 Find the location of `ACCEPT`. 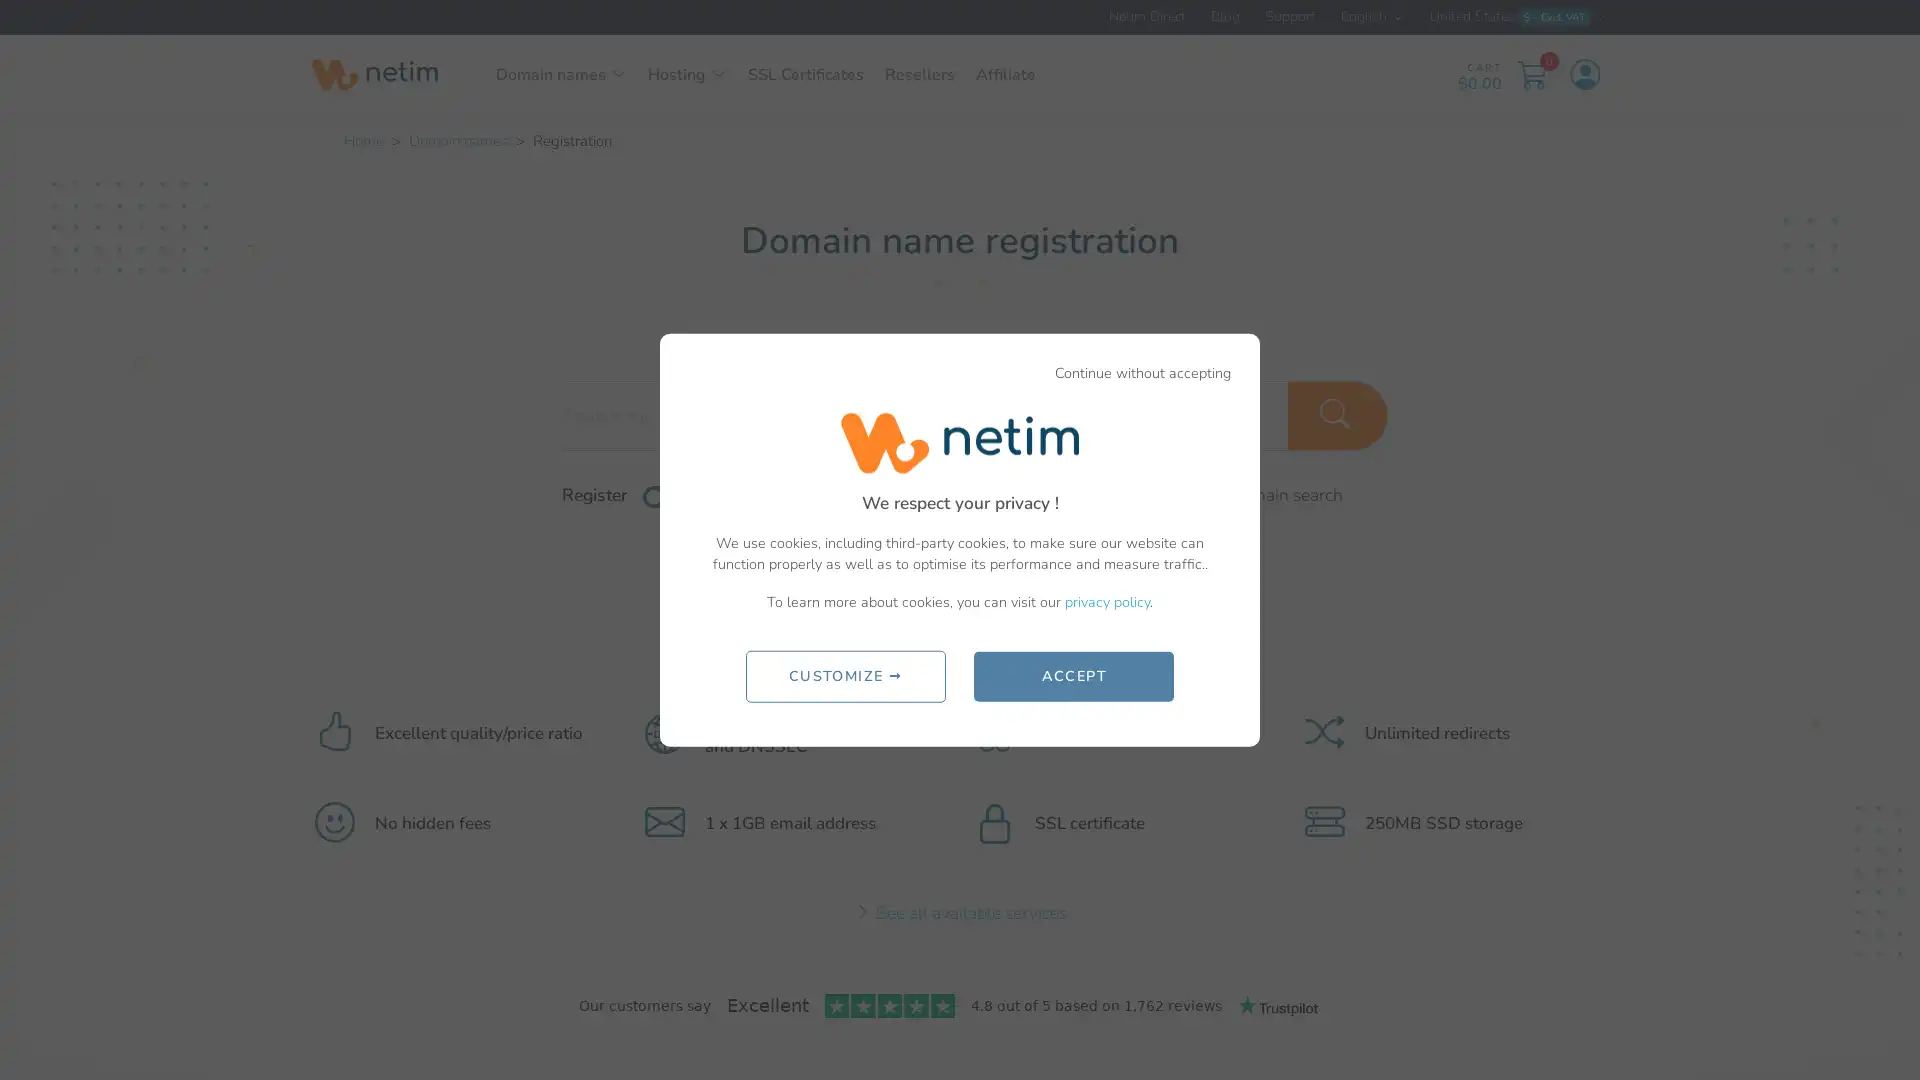

ACCEPT is located at coordinates (1073, 675).